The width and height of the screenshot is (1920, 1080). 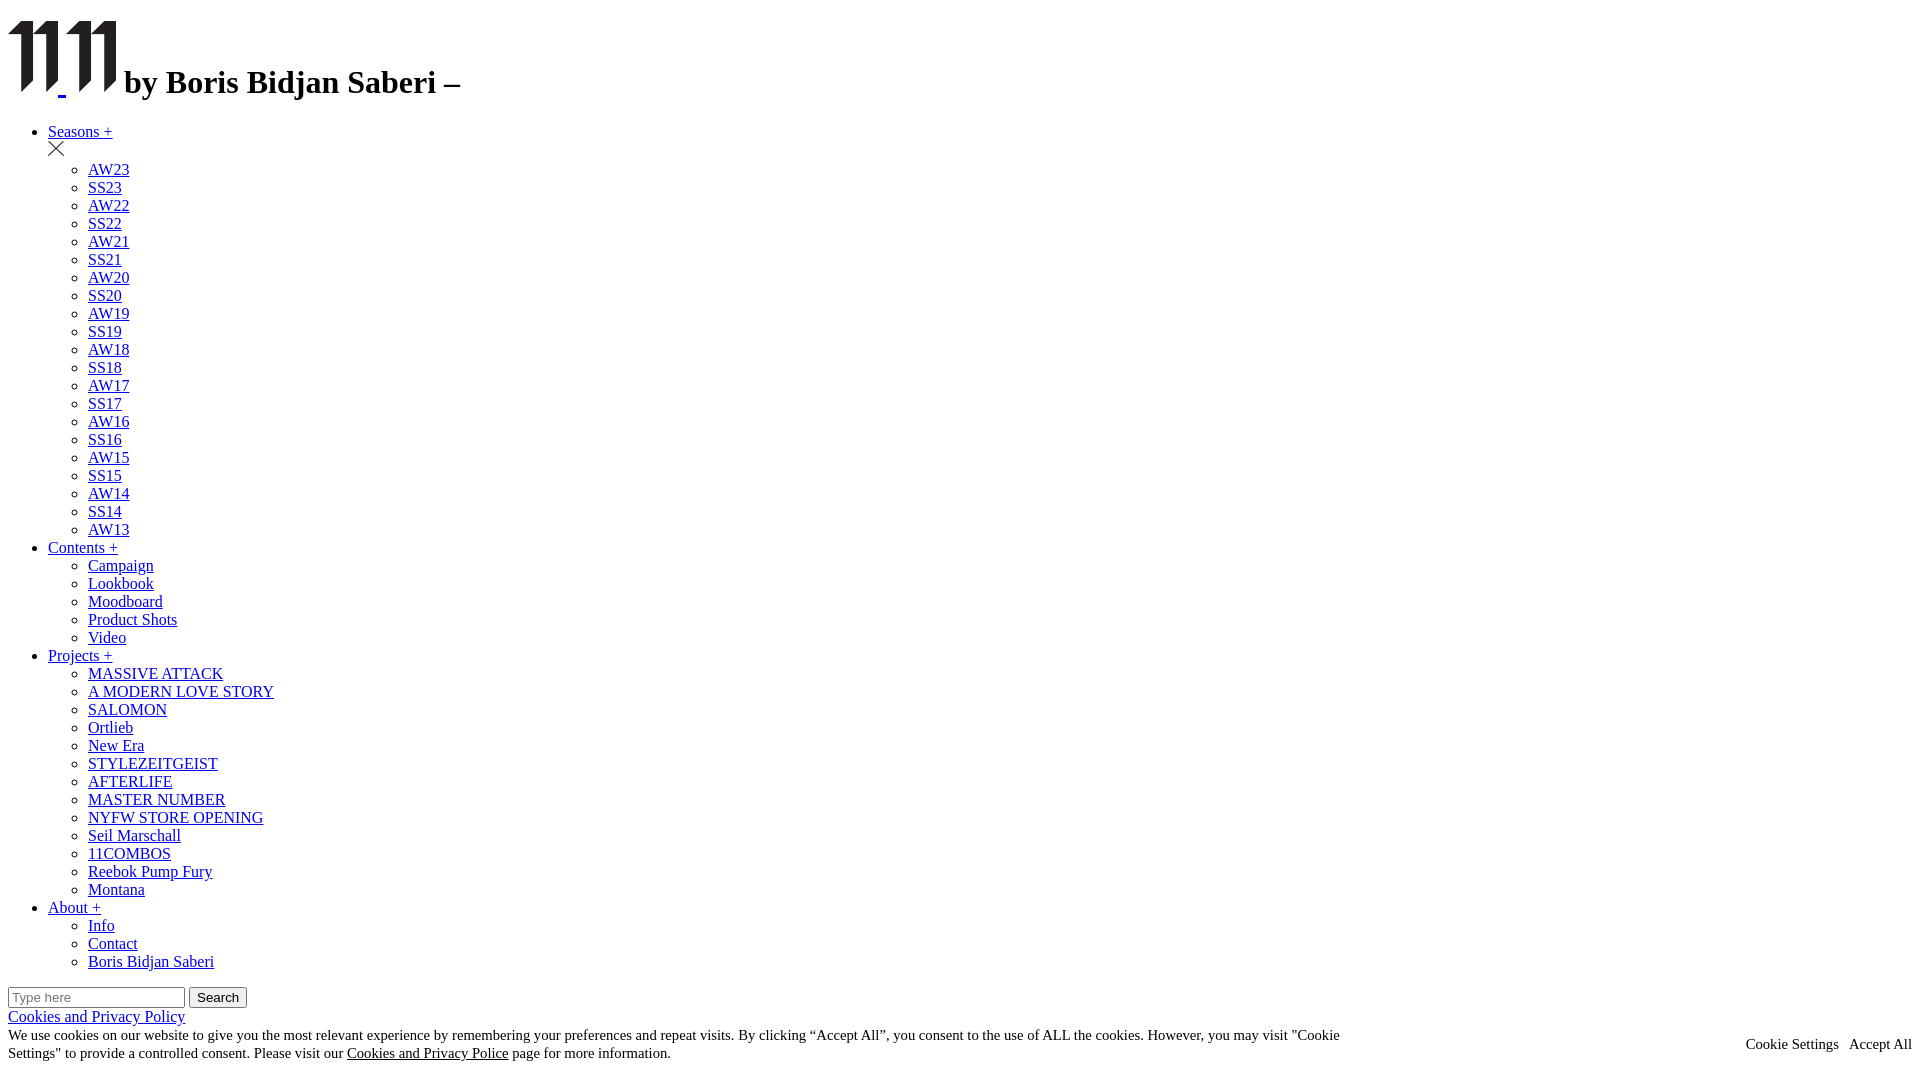 What do you see at coordinates (100, 925) in the screenshot?
I see `'Info'` at bounding box center [100, 925].